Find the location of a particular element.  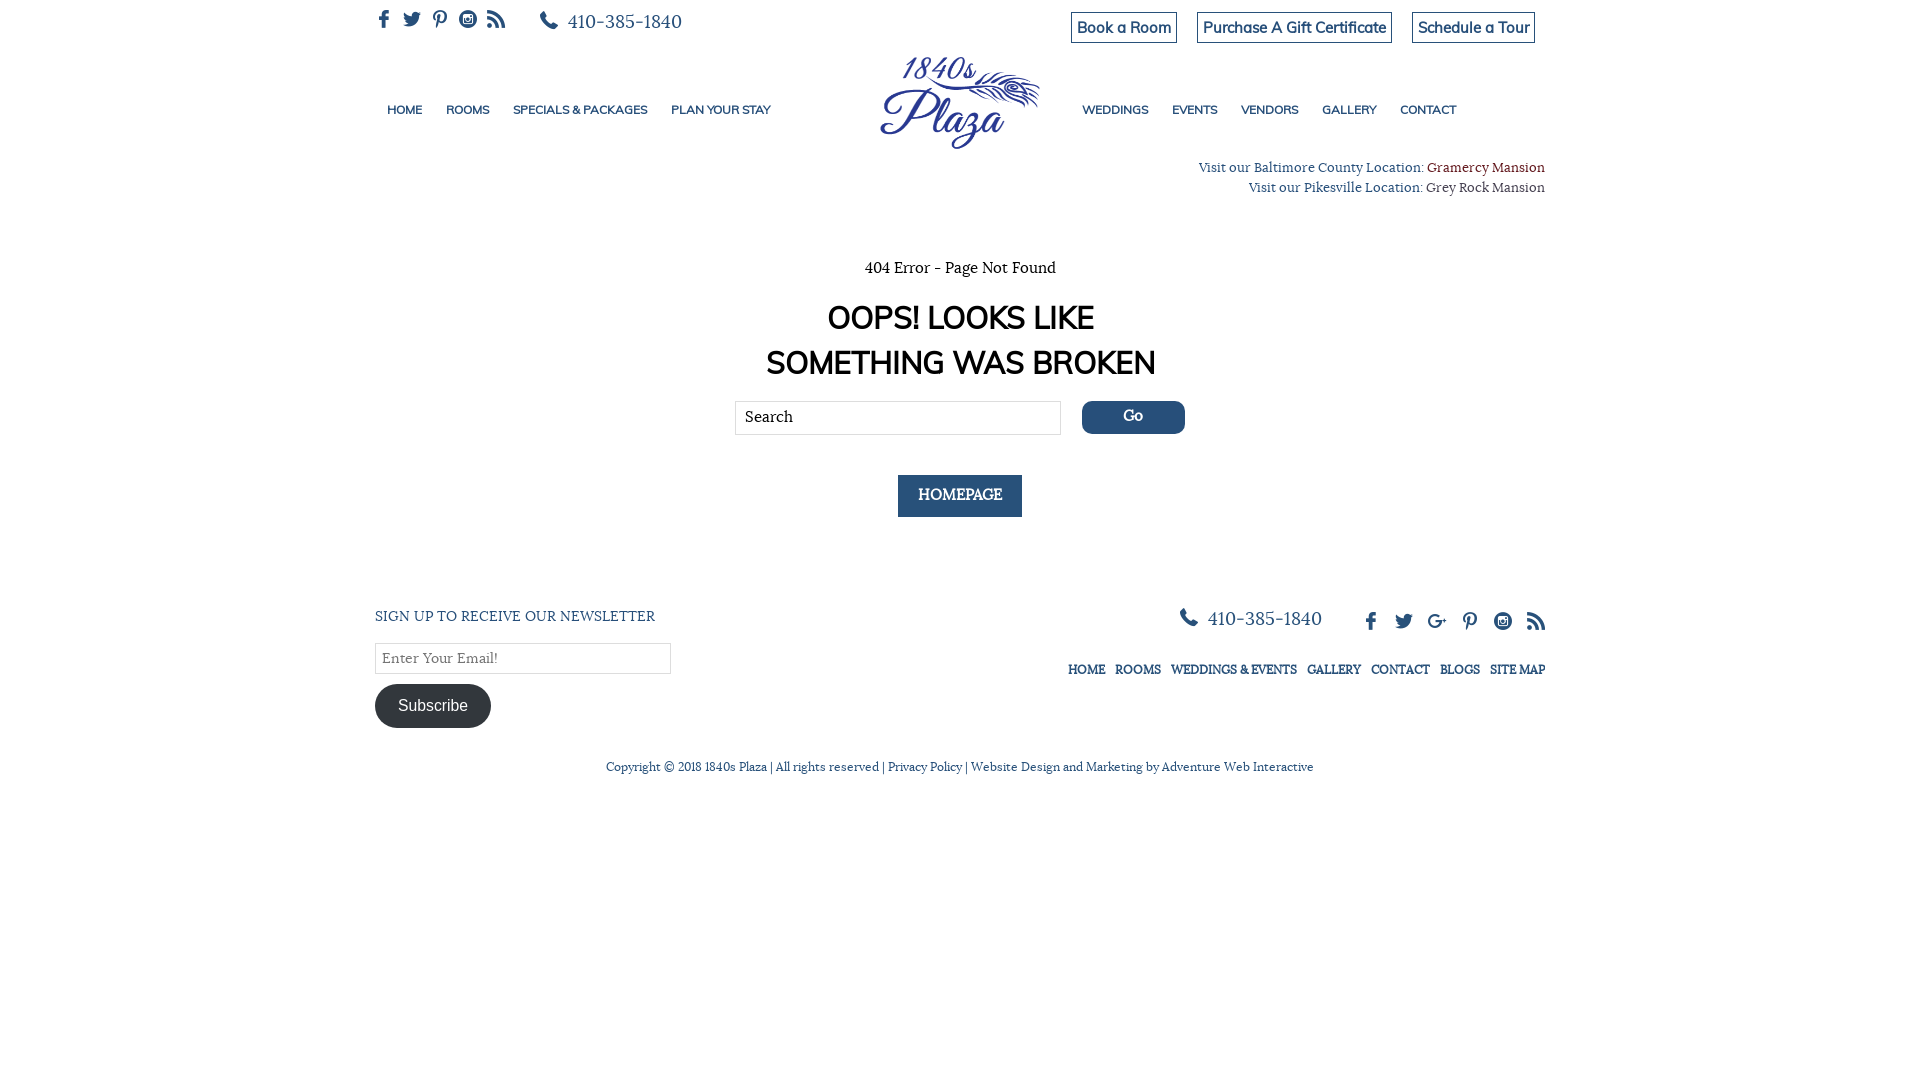

'ROOMS' is located at coordinates (1137, 670).